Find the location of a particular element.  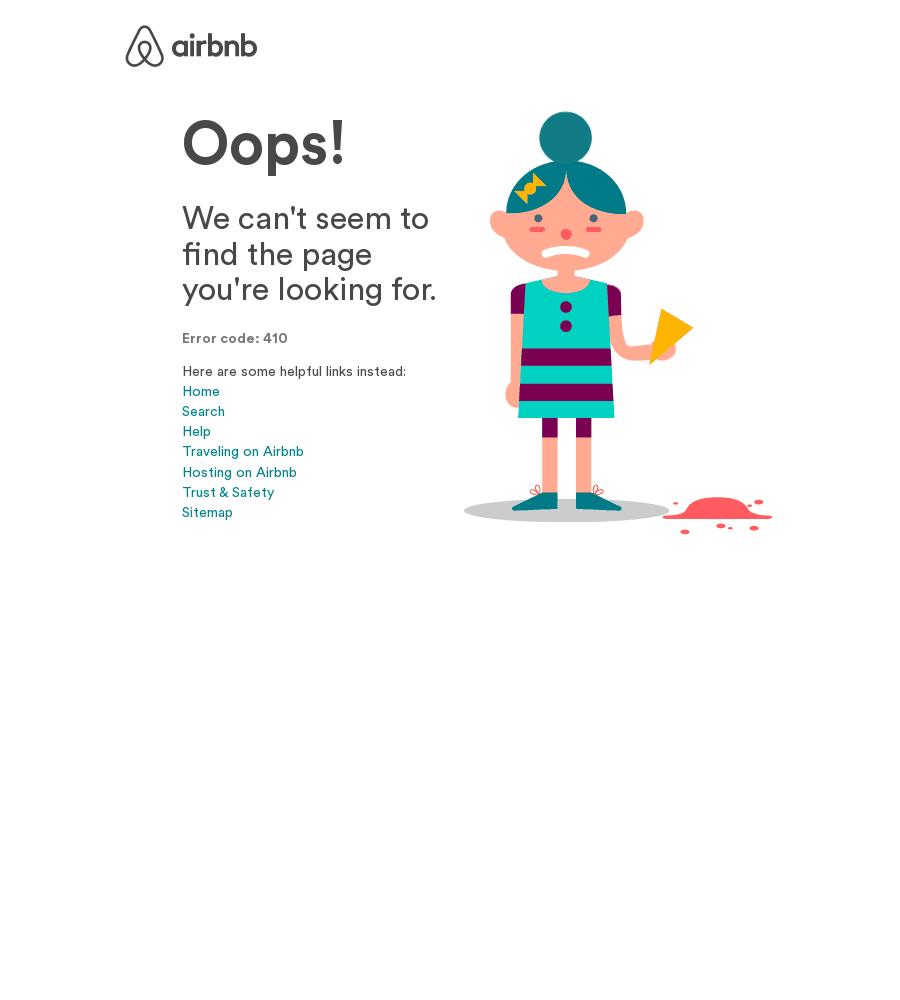

'Hosting on Airbnb' is located at coordinates (238, 470).